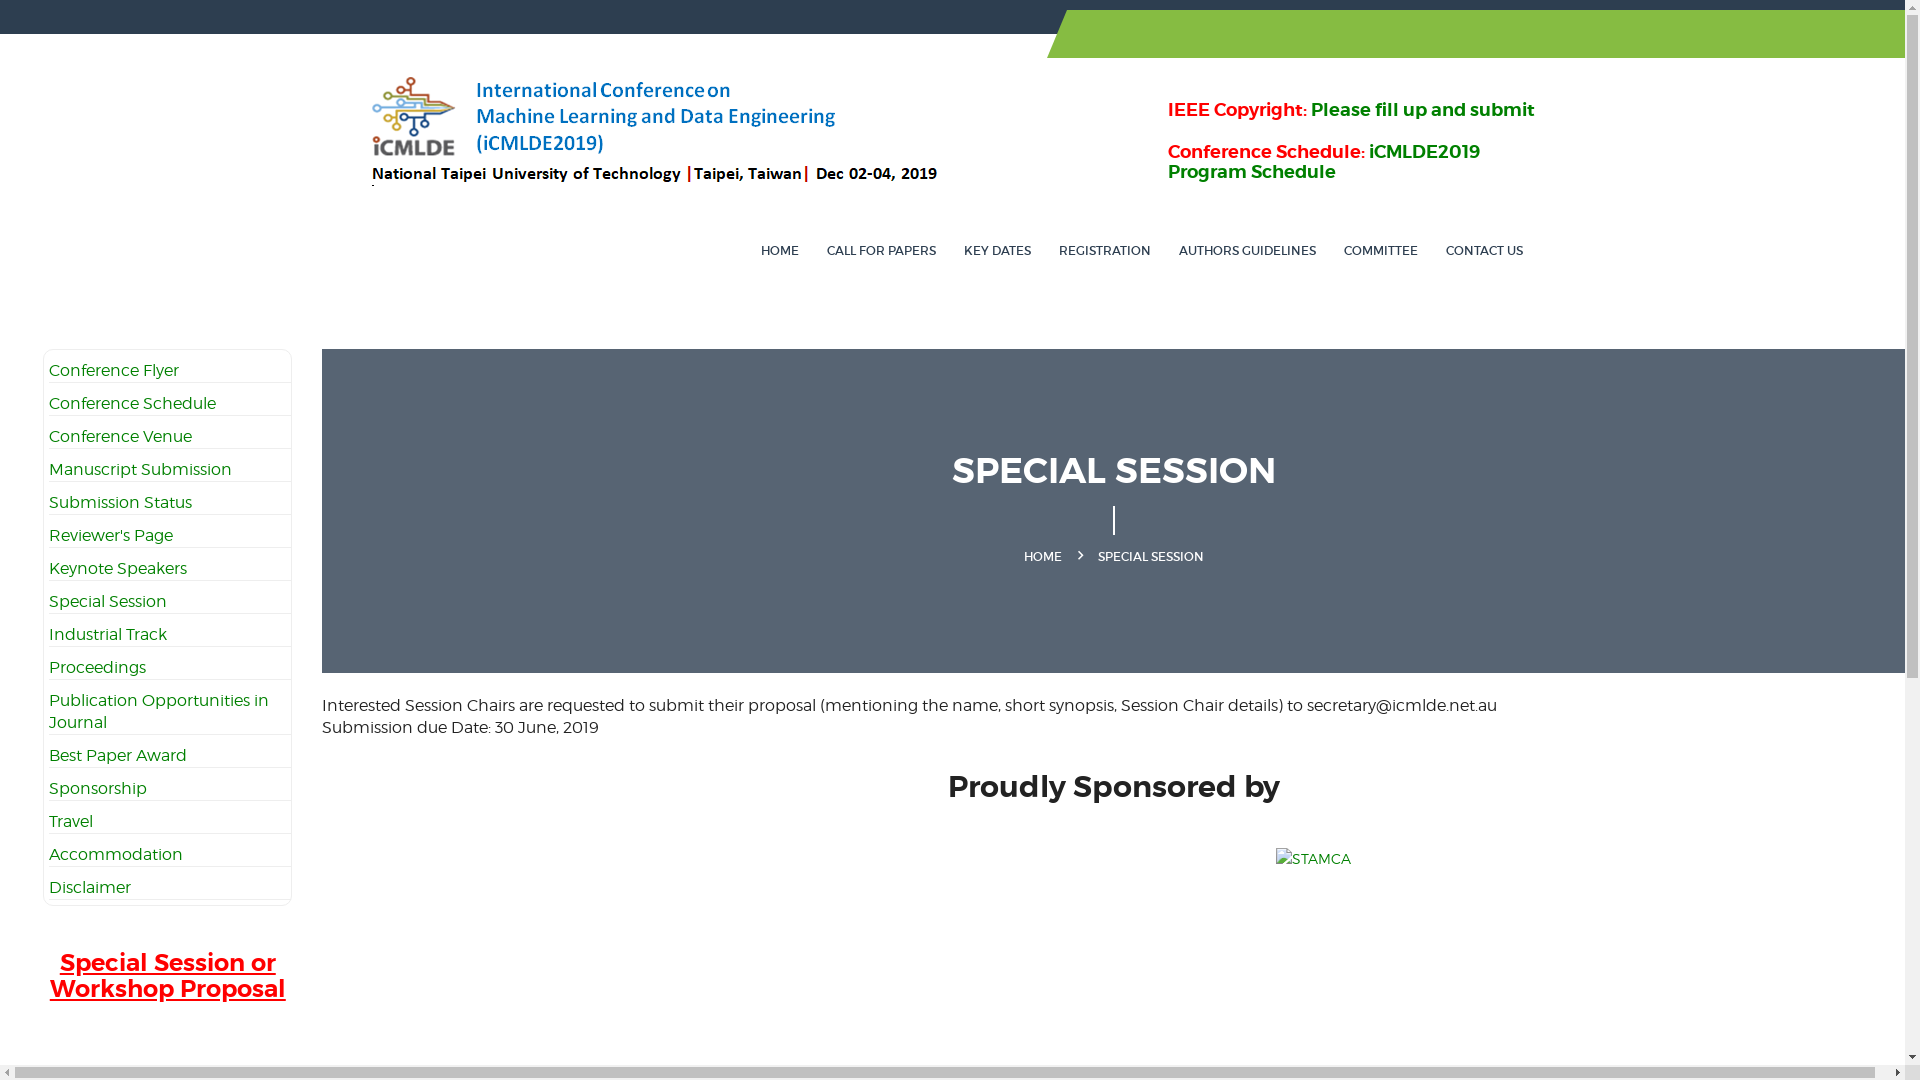 The height and width of the screenshot is (1080, 1920). What do you see at coordinates (117, 755) in the screenshot?
I see `'Best Paper Award'` at bounding box center [117, 755].